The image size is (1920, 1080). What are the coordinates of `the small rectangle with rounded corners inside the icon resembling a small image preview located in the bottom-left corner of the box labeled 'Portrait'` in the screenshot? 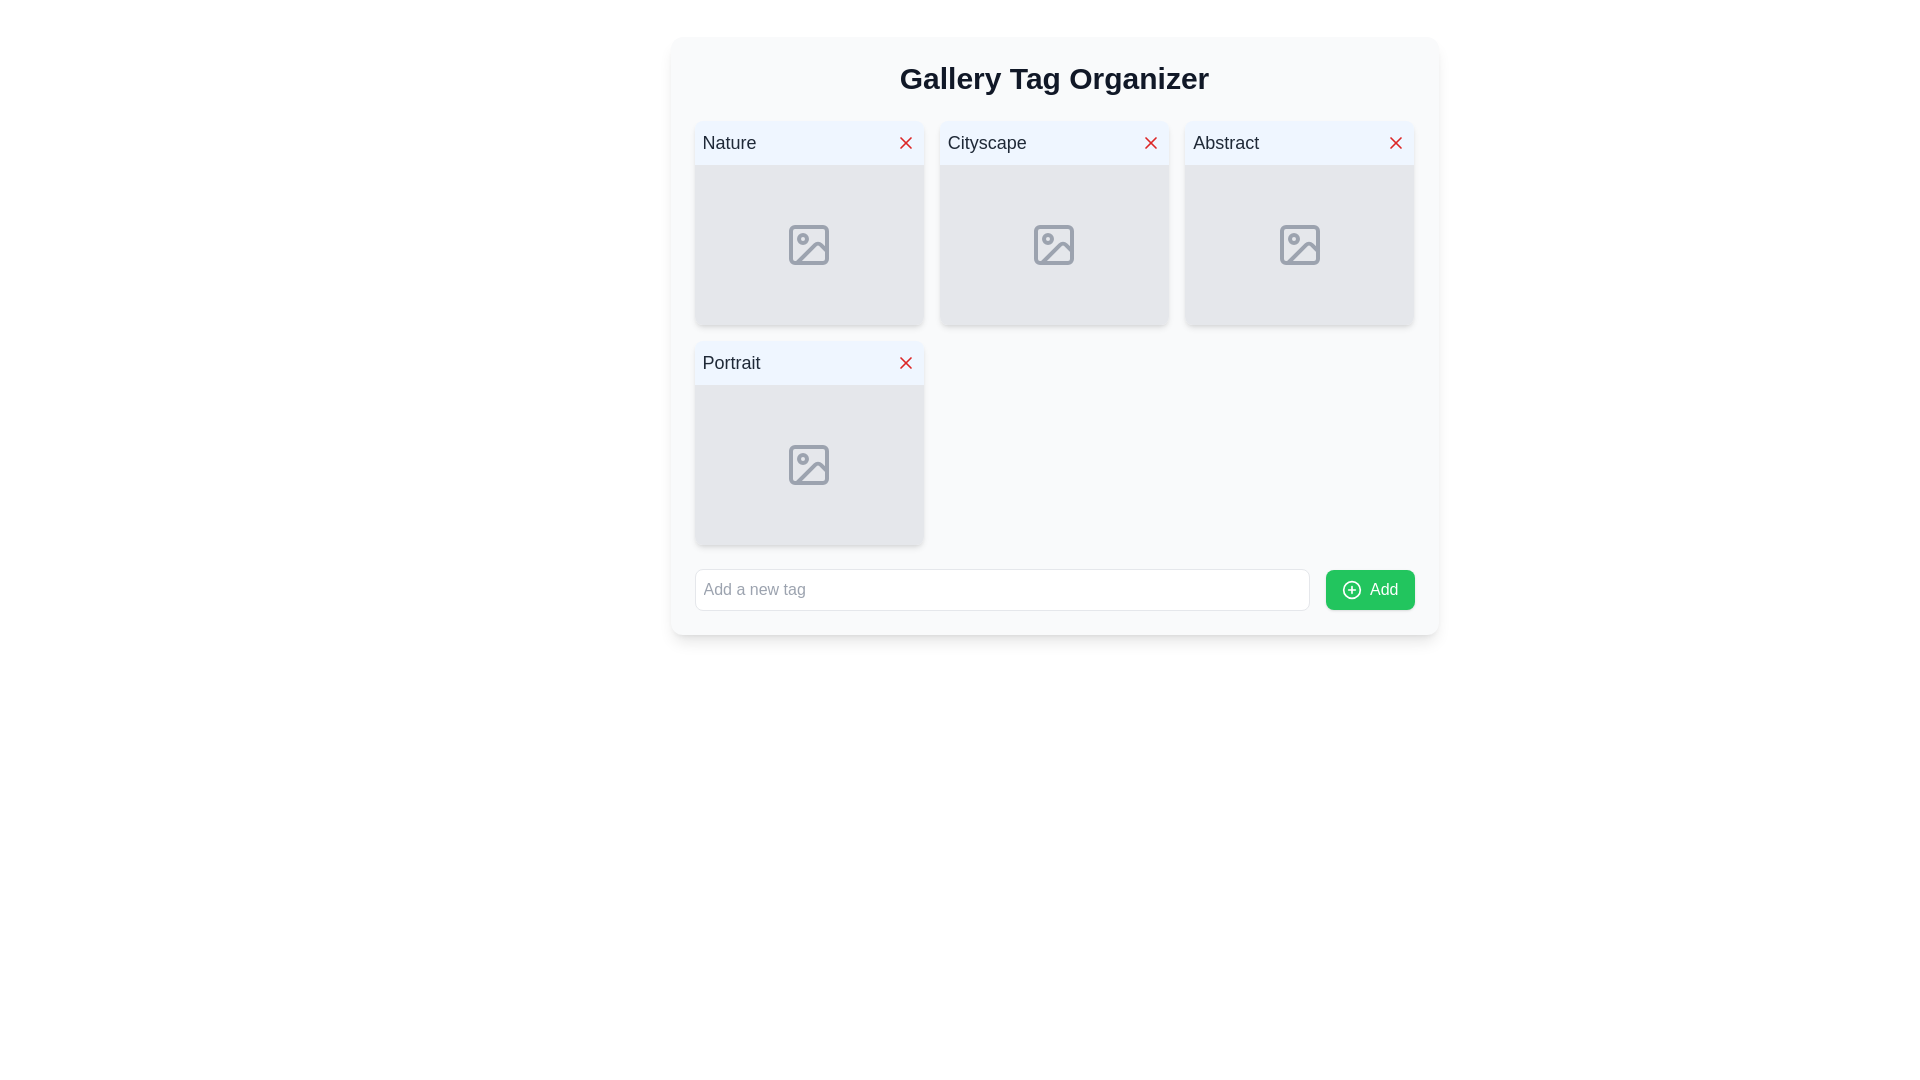 It's located at (809, 465).